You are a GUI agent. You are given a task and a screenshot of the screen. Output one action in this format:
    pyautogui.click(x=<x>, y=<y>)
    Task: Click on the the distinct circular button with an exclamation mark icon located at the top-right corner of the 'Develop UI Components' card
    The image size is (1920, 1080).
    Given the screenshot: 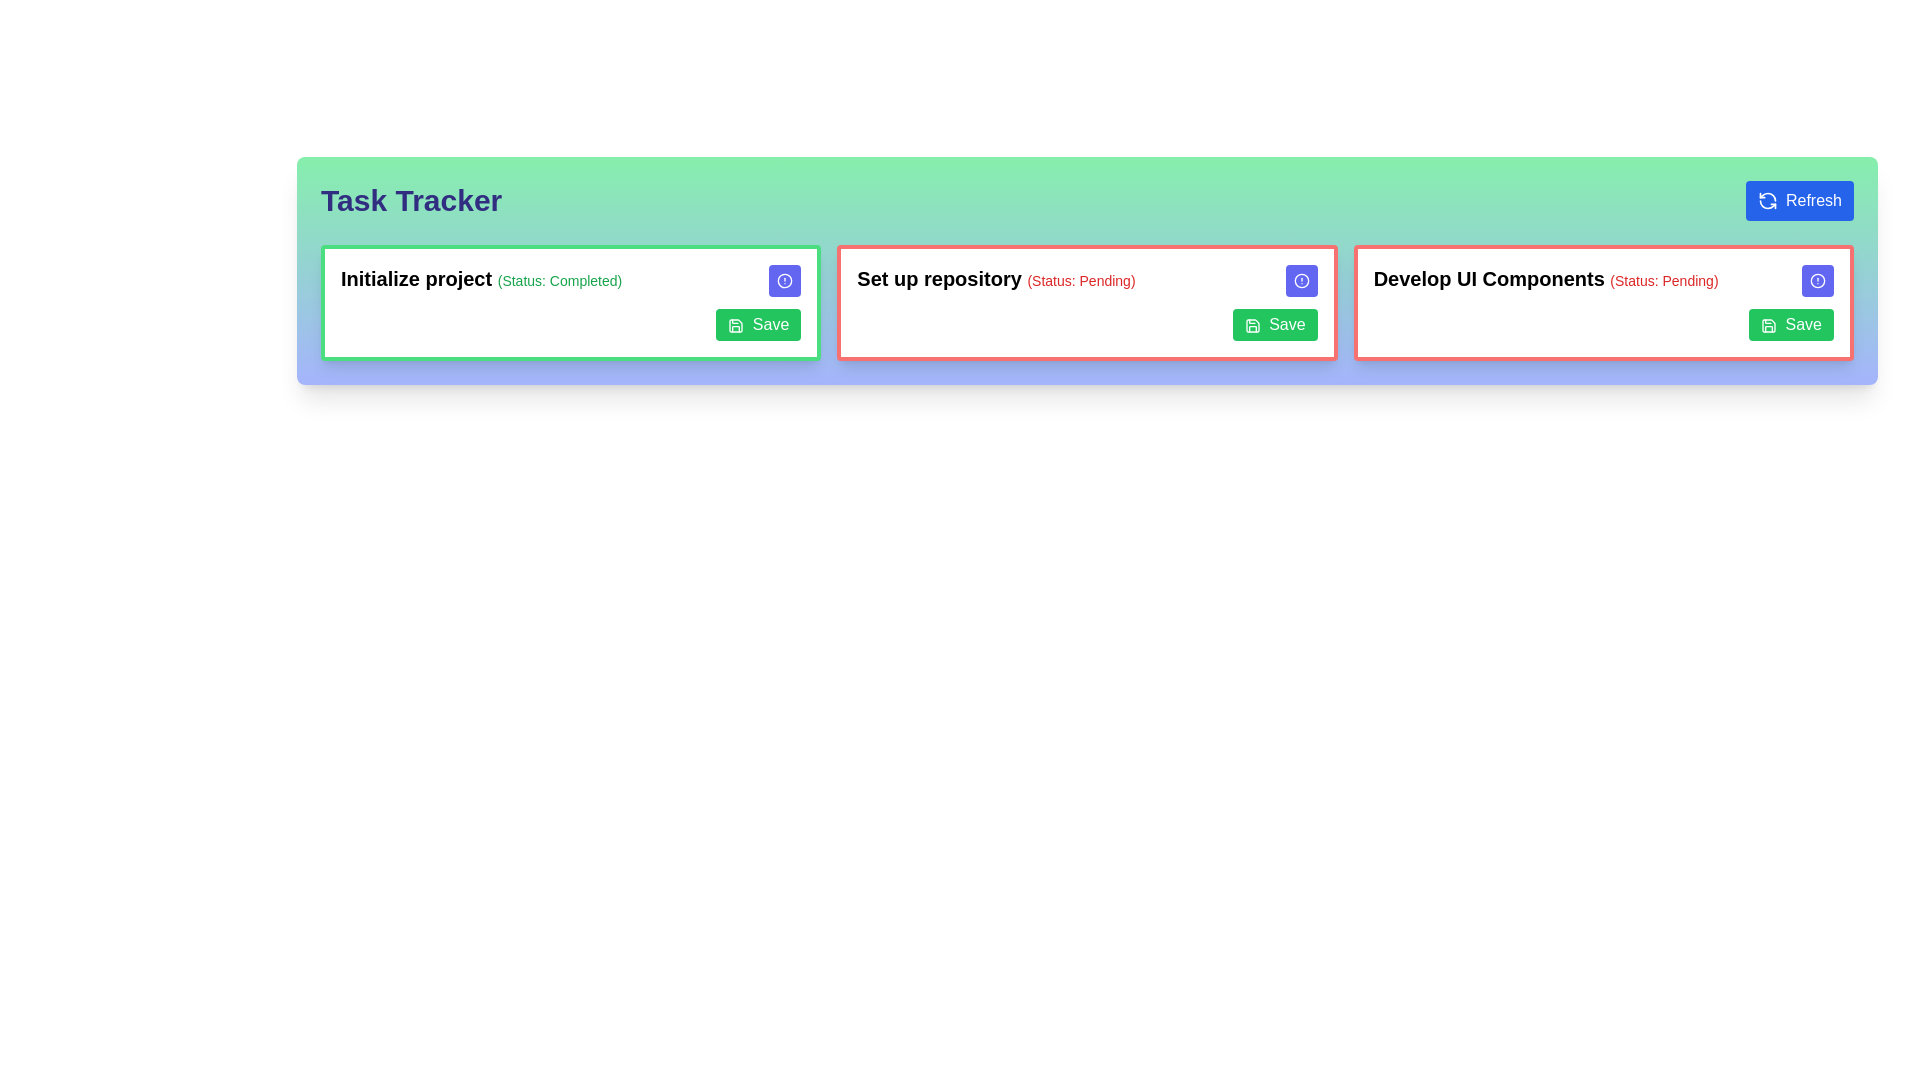 What is the action you would take?
    pyautogui.click(x=1818, y=281)
    